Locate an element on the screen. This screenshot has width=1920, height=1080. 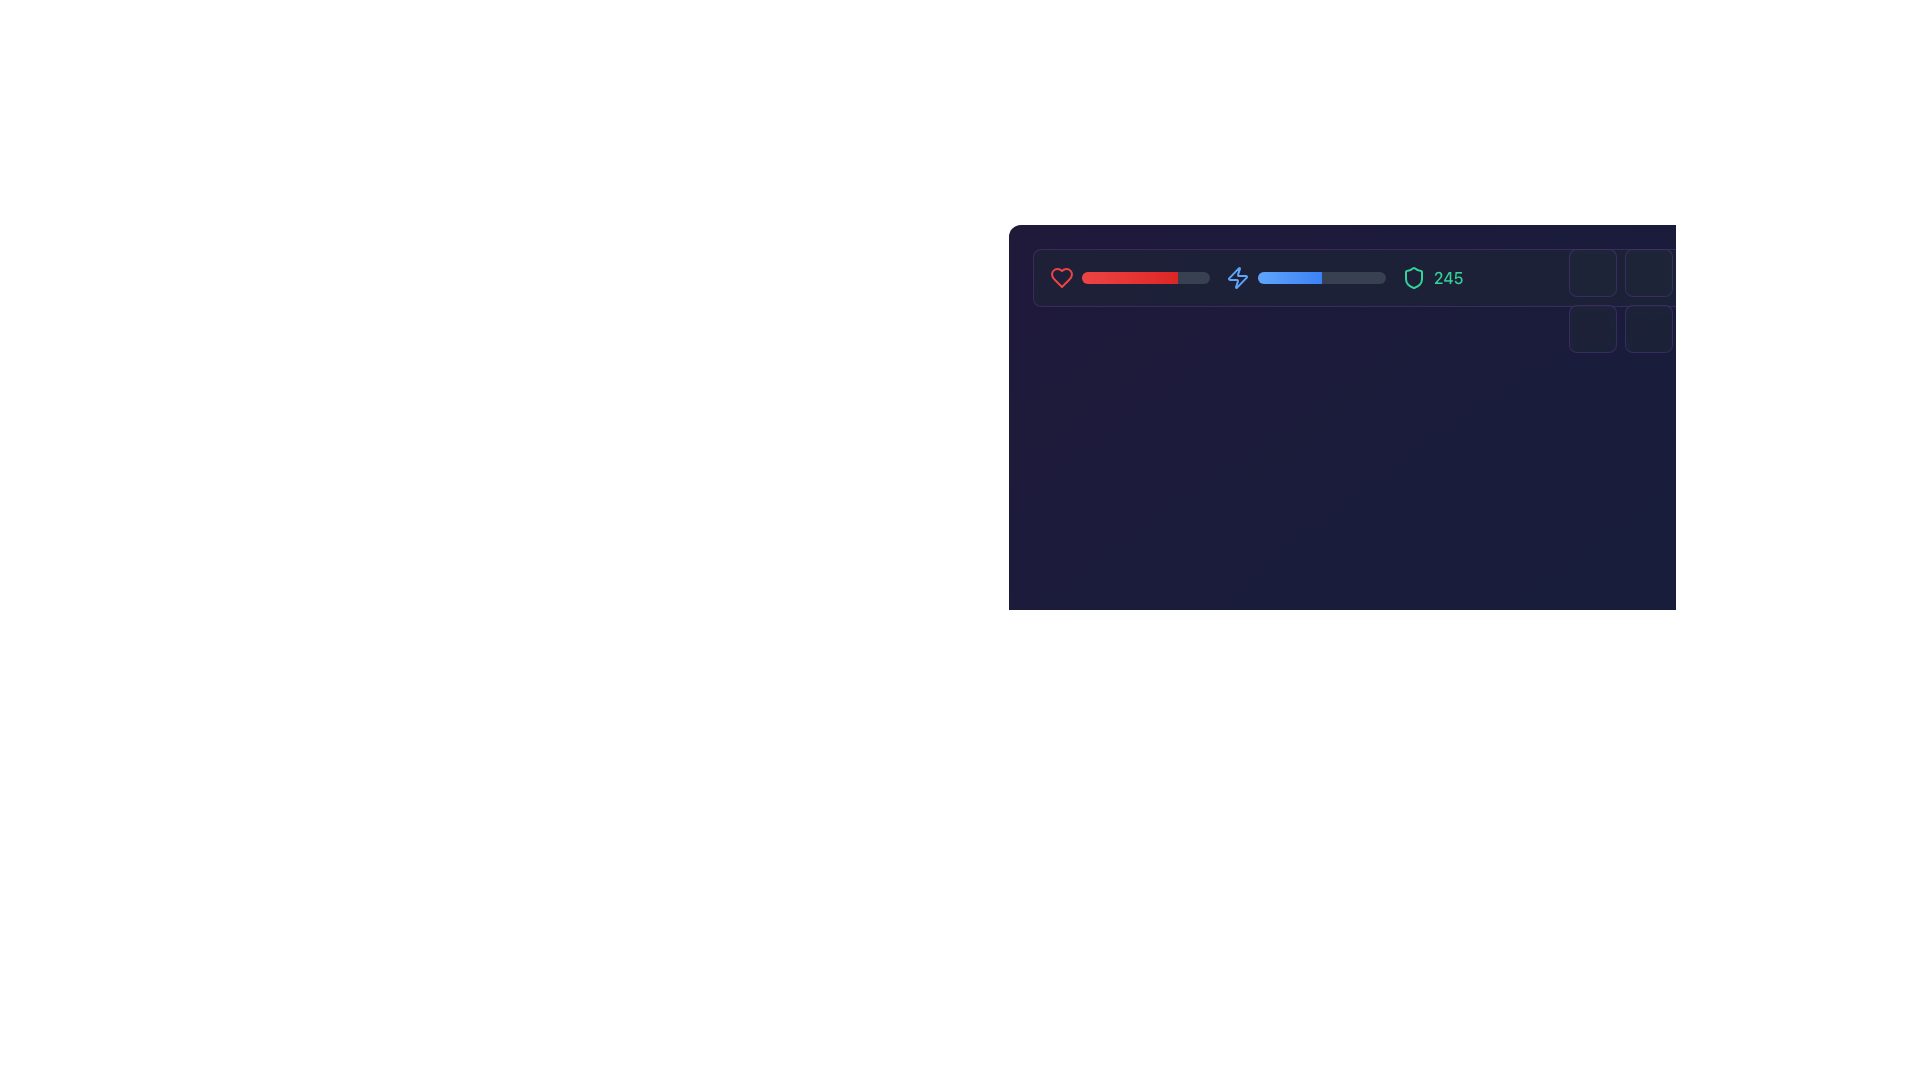
the health bar value is located at coordinates (1198, 277).